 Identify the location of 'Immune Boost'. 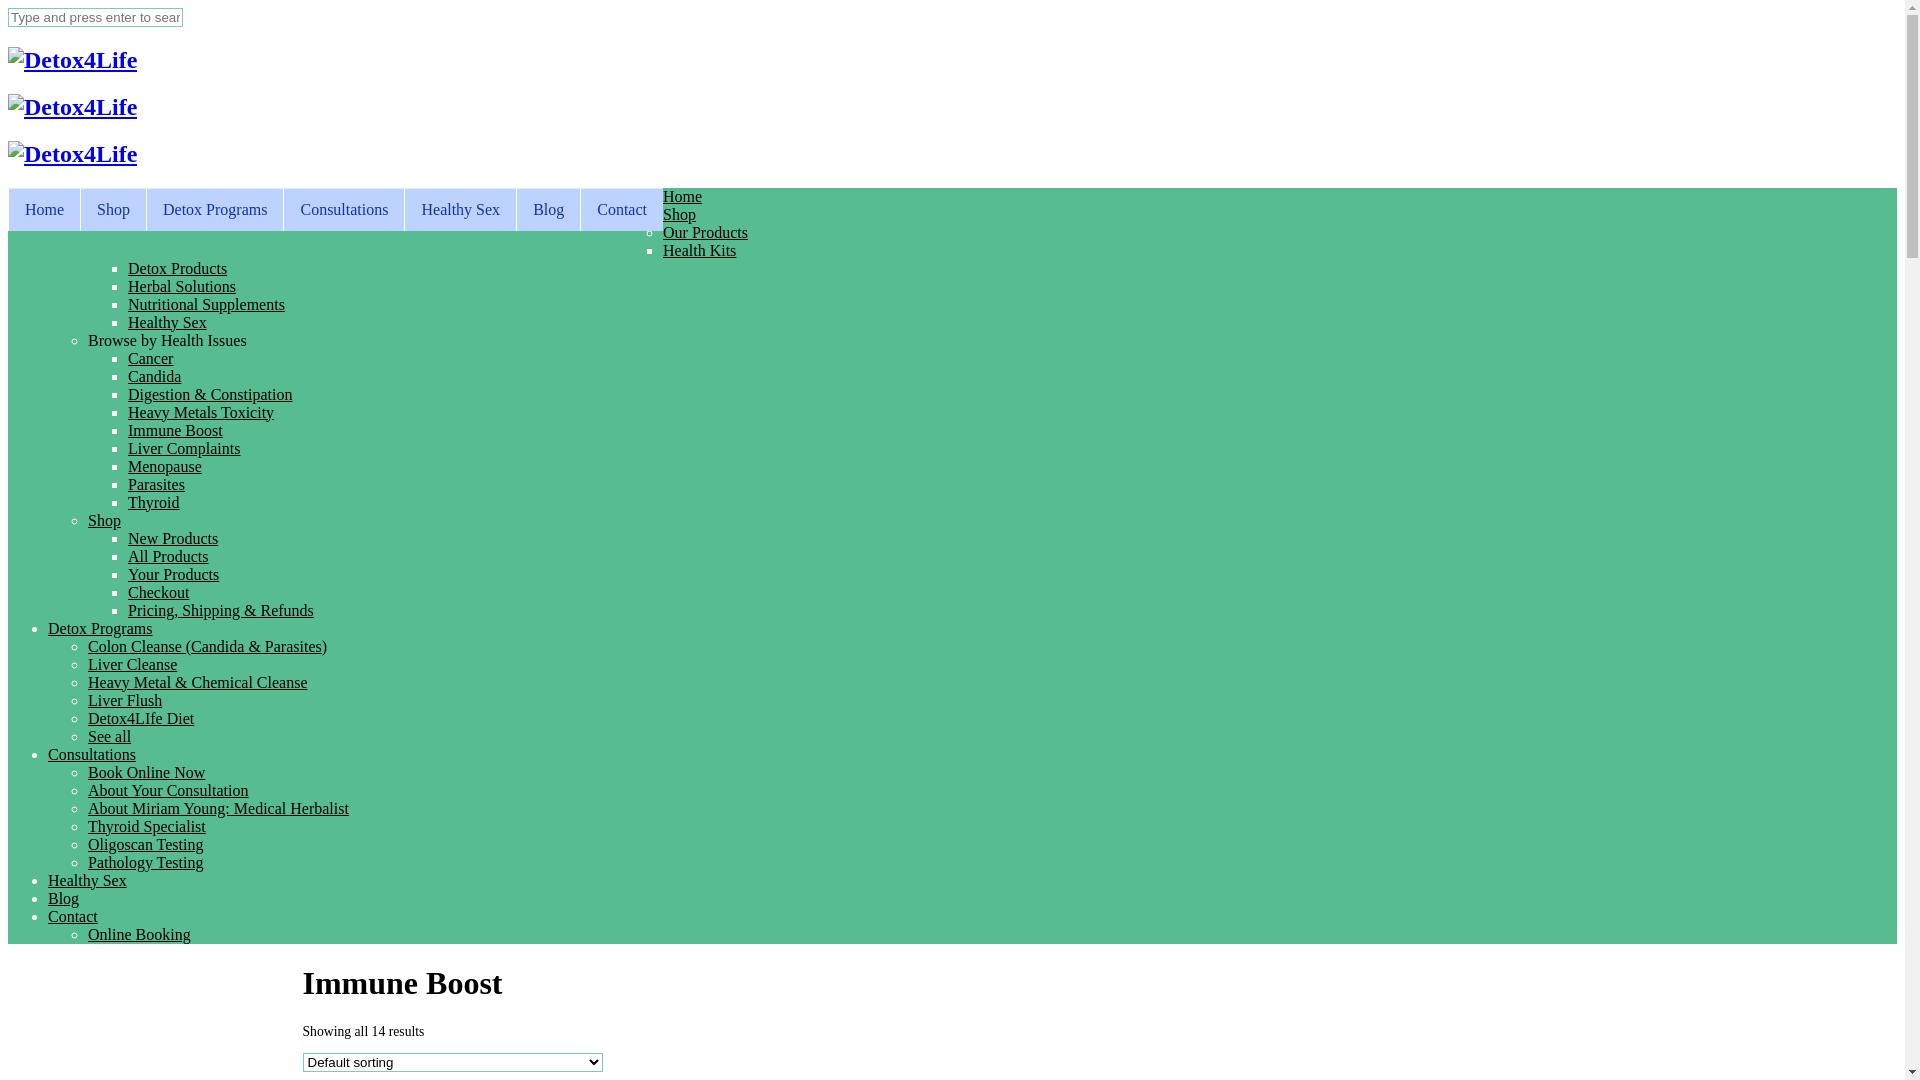
(175, 429).